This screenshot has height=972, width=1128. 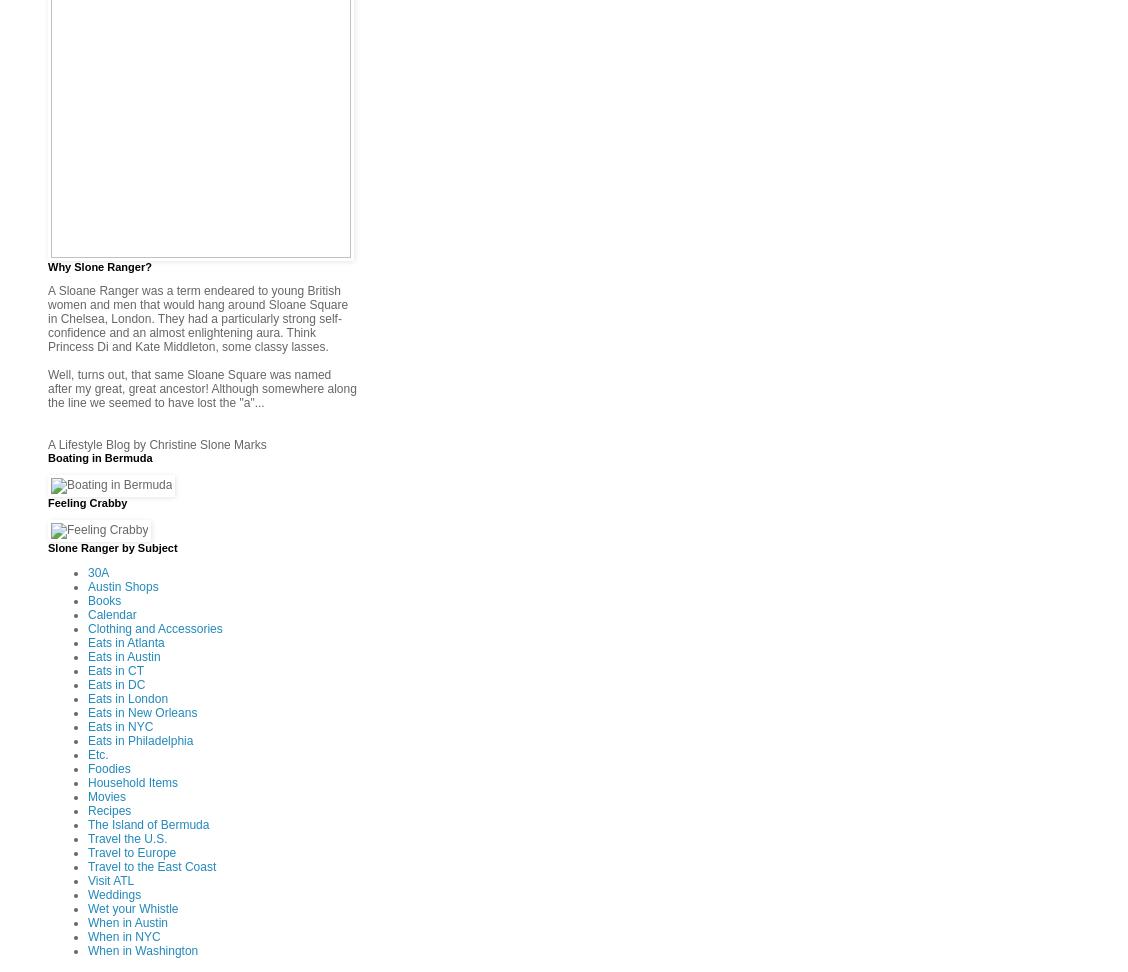 What do you see at coordinates (108, 767) in the screenshot?
I see `'Foodies'` at bounding box center [108, 767].